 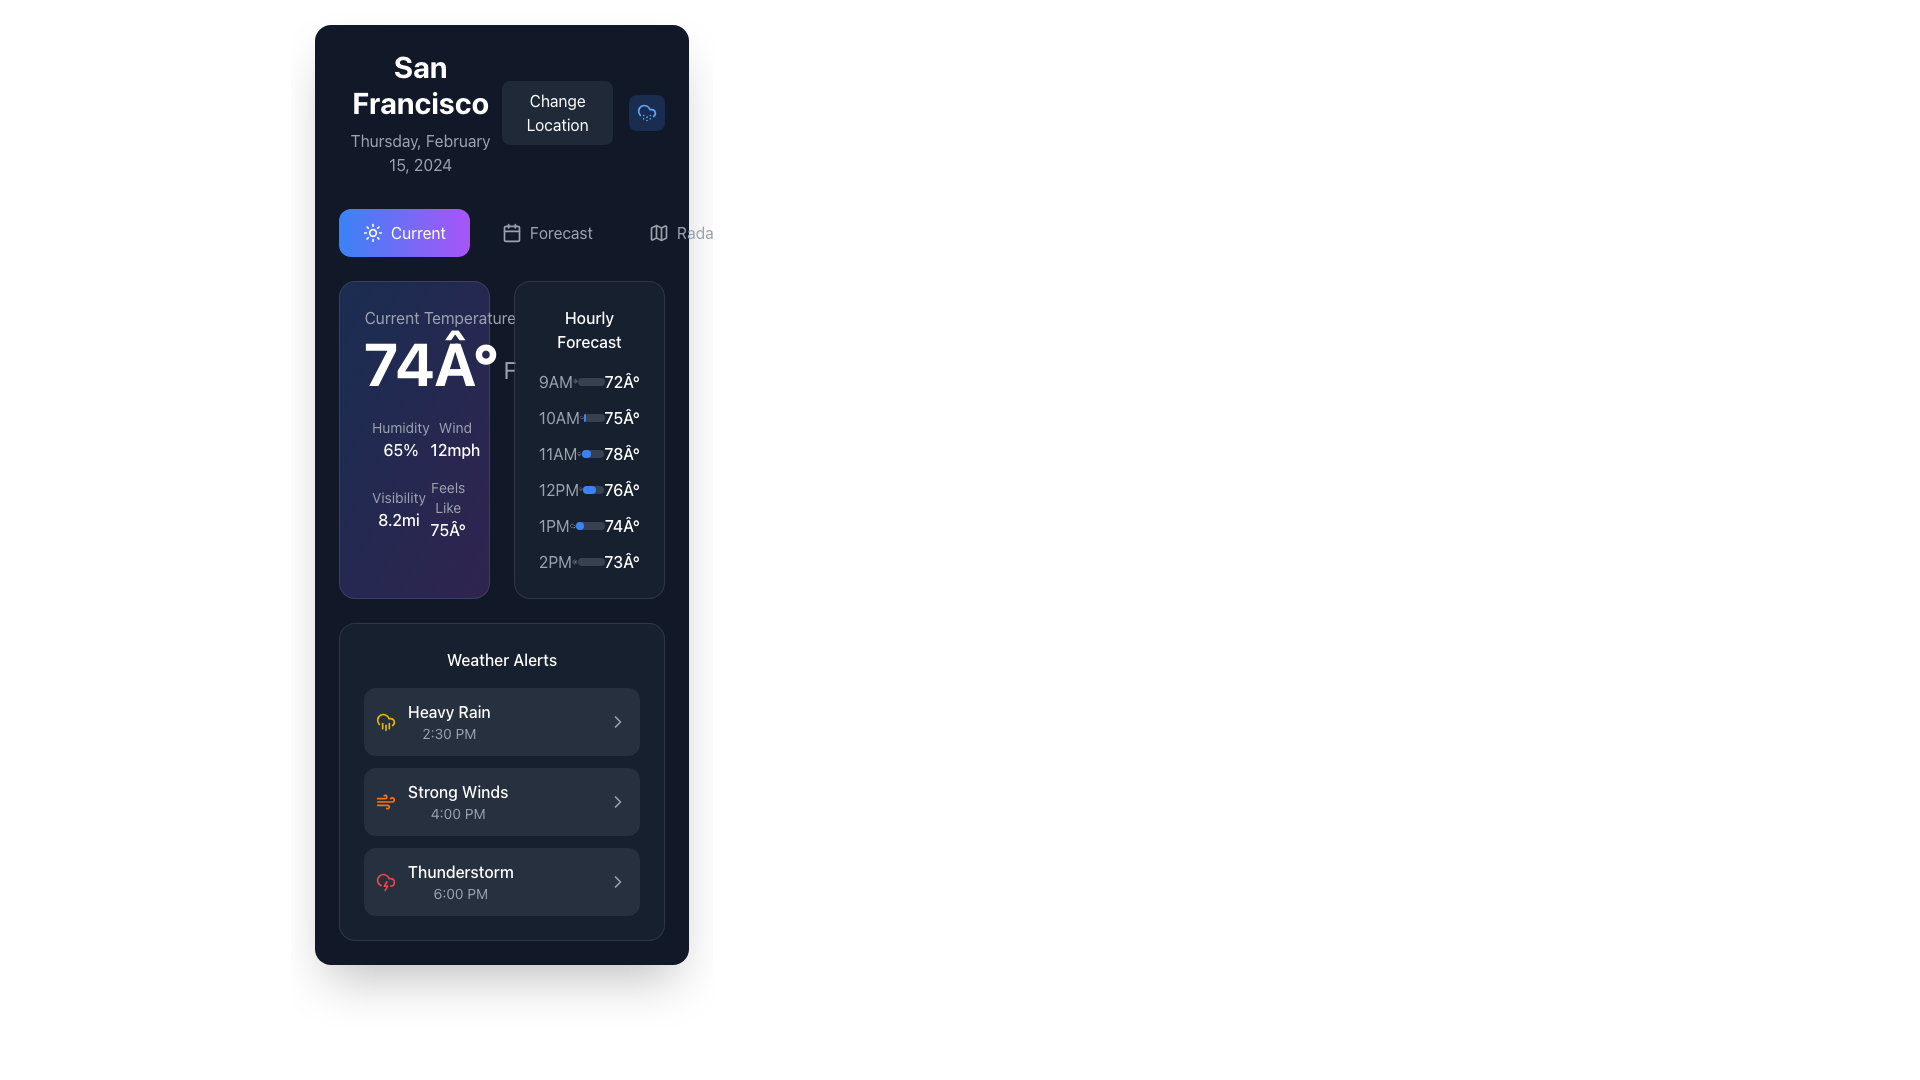 I want to click on the 'Strong Winds' informational card located in the middle of the three weather alert cards in the 'Weather Alerts' section, so click(x=502, y=801).